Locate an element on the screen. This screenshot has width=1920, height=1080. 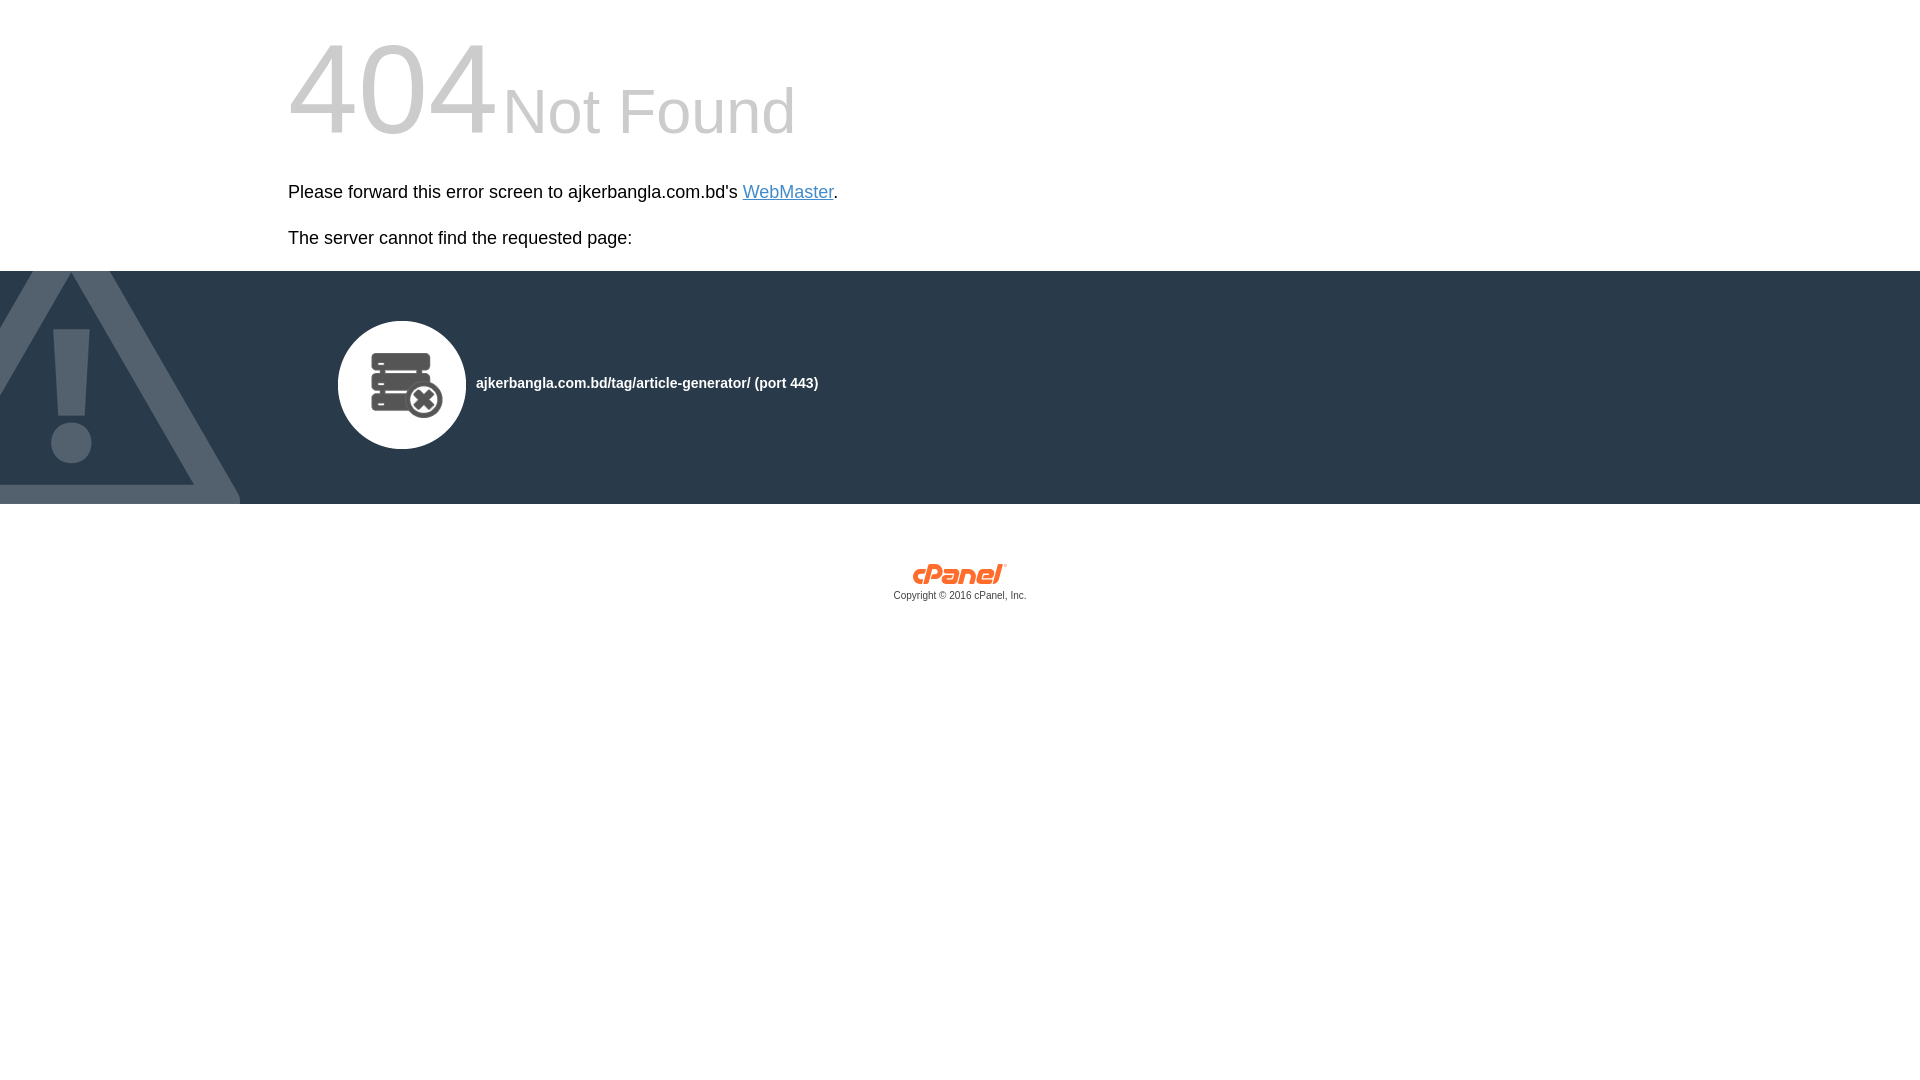
'WebMaster' is located at coordinates (787, 192).